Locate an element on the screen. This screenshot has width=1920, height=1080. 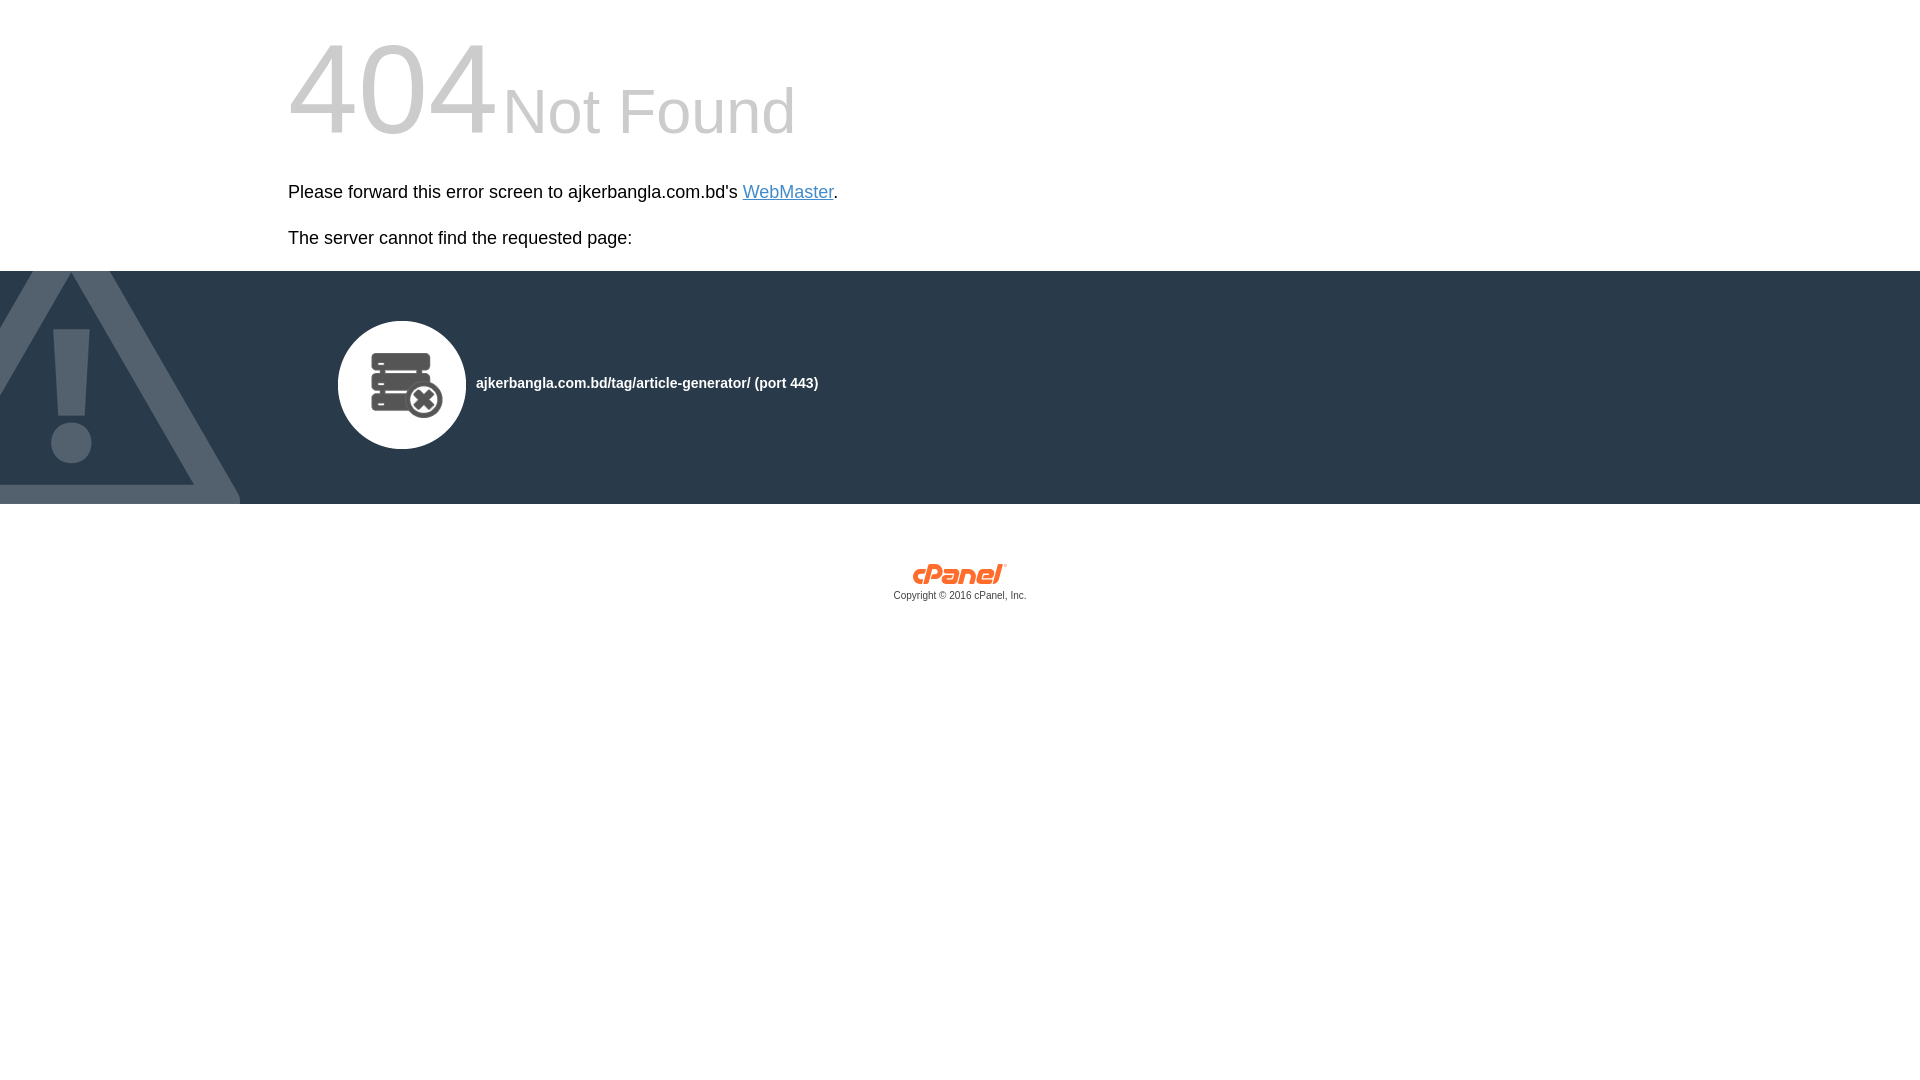
'WebMaster' is located at coordinates (787, 192).